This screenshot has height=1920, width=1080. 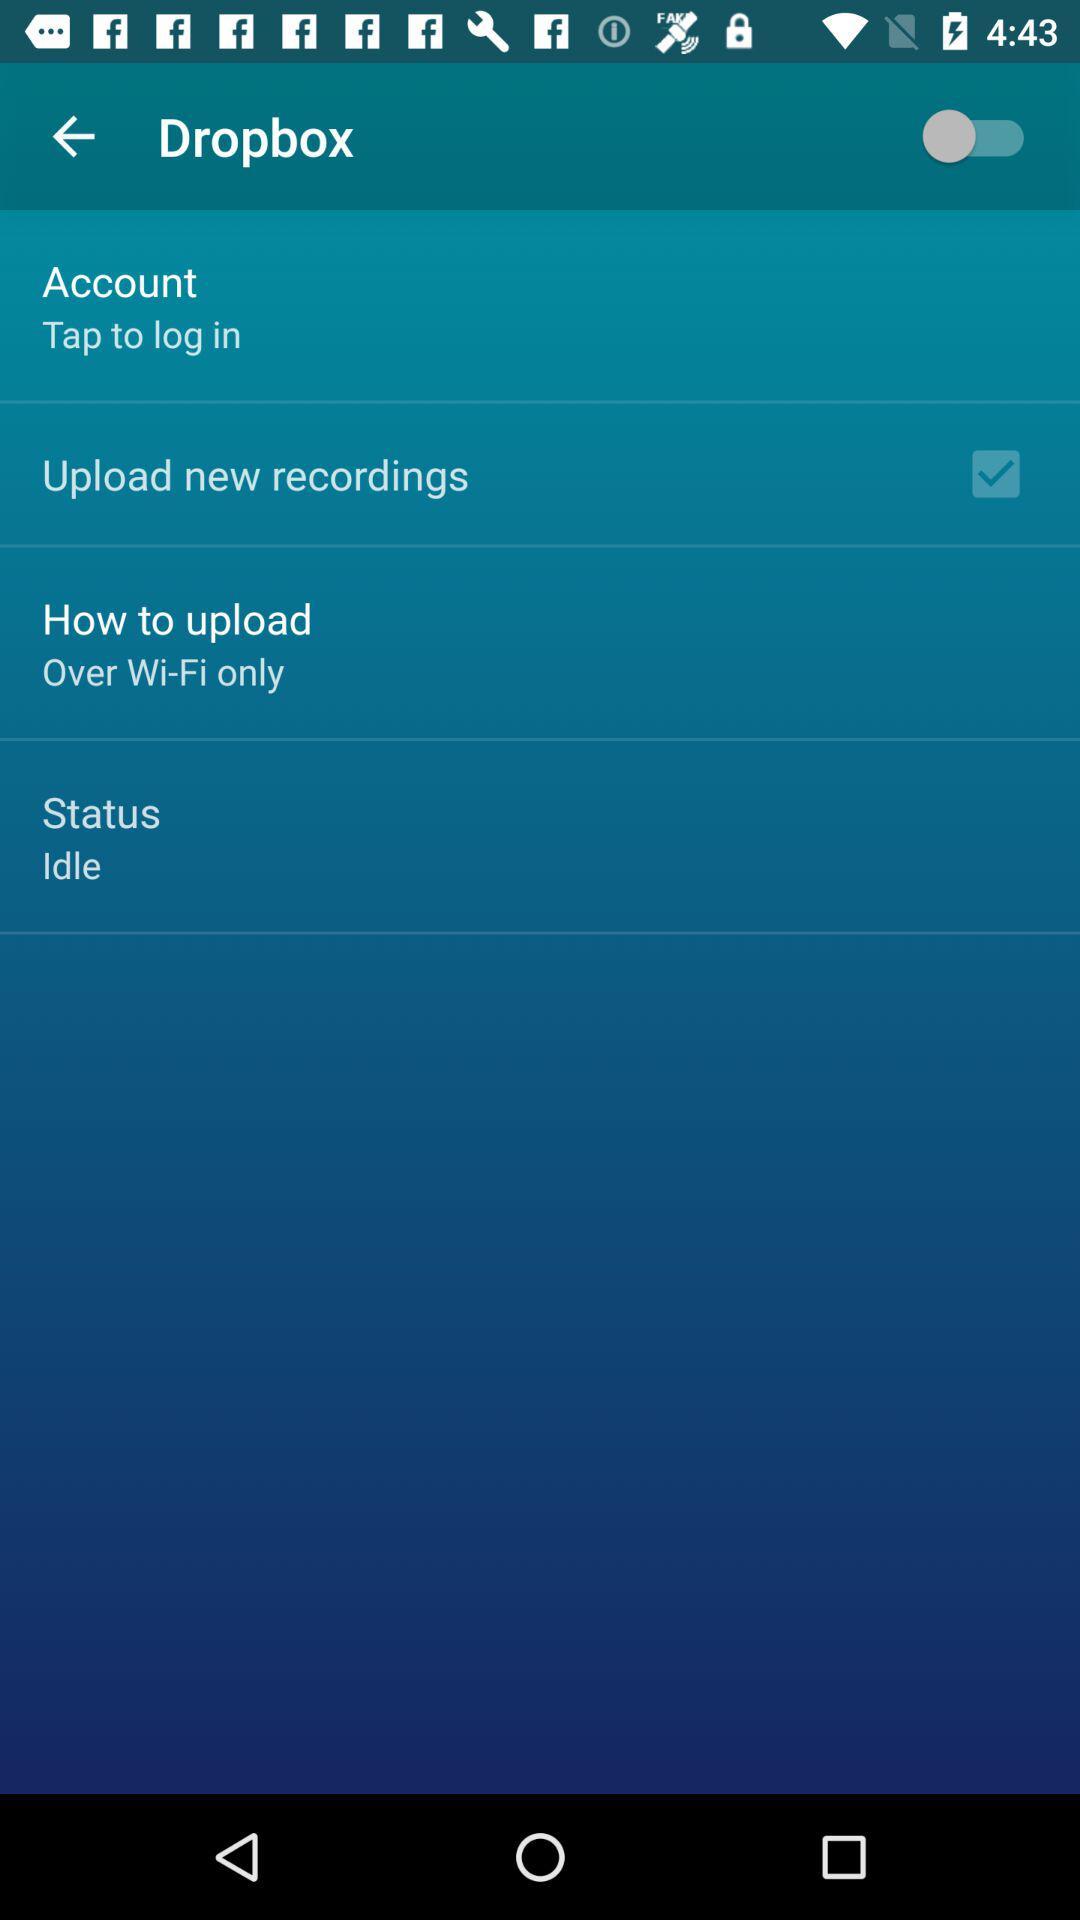 What do you see at coordinates (101, 811) in the screenshot?
I see `the status` at bounding box center [101, 811].